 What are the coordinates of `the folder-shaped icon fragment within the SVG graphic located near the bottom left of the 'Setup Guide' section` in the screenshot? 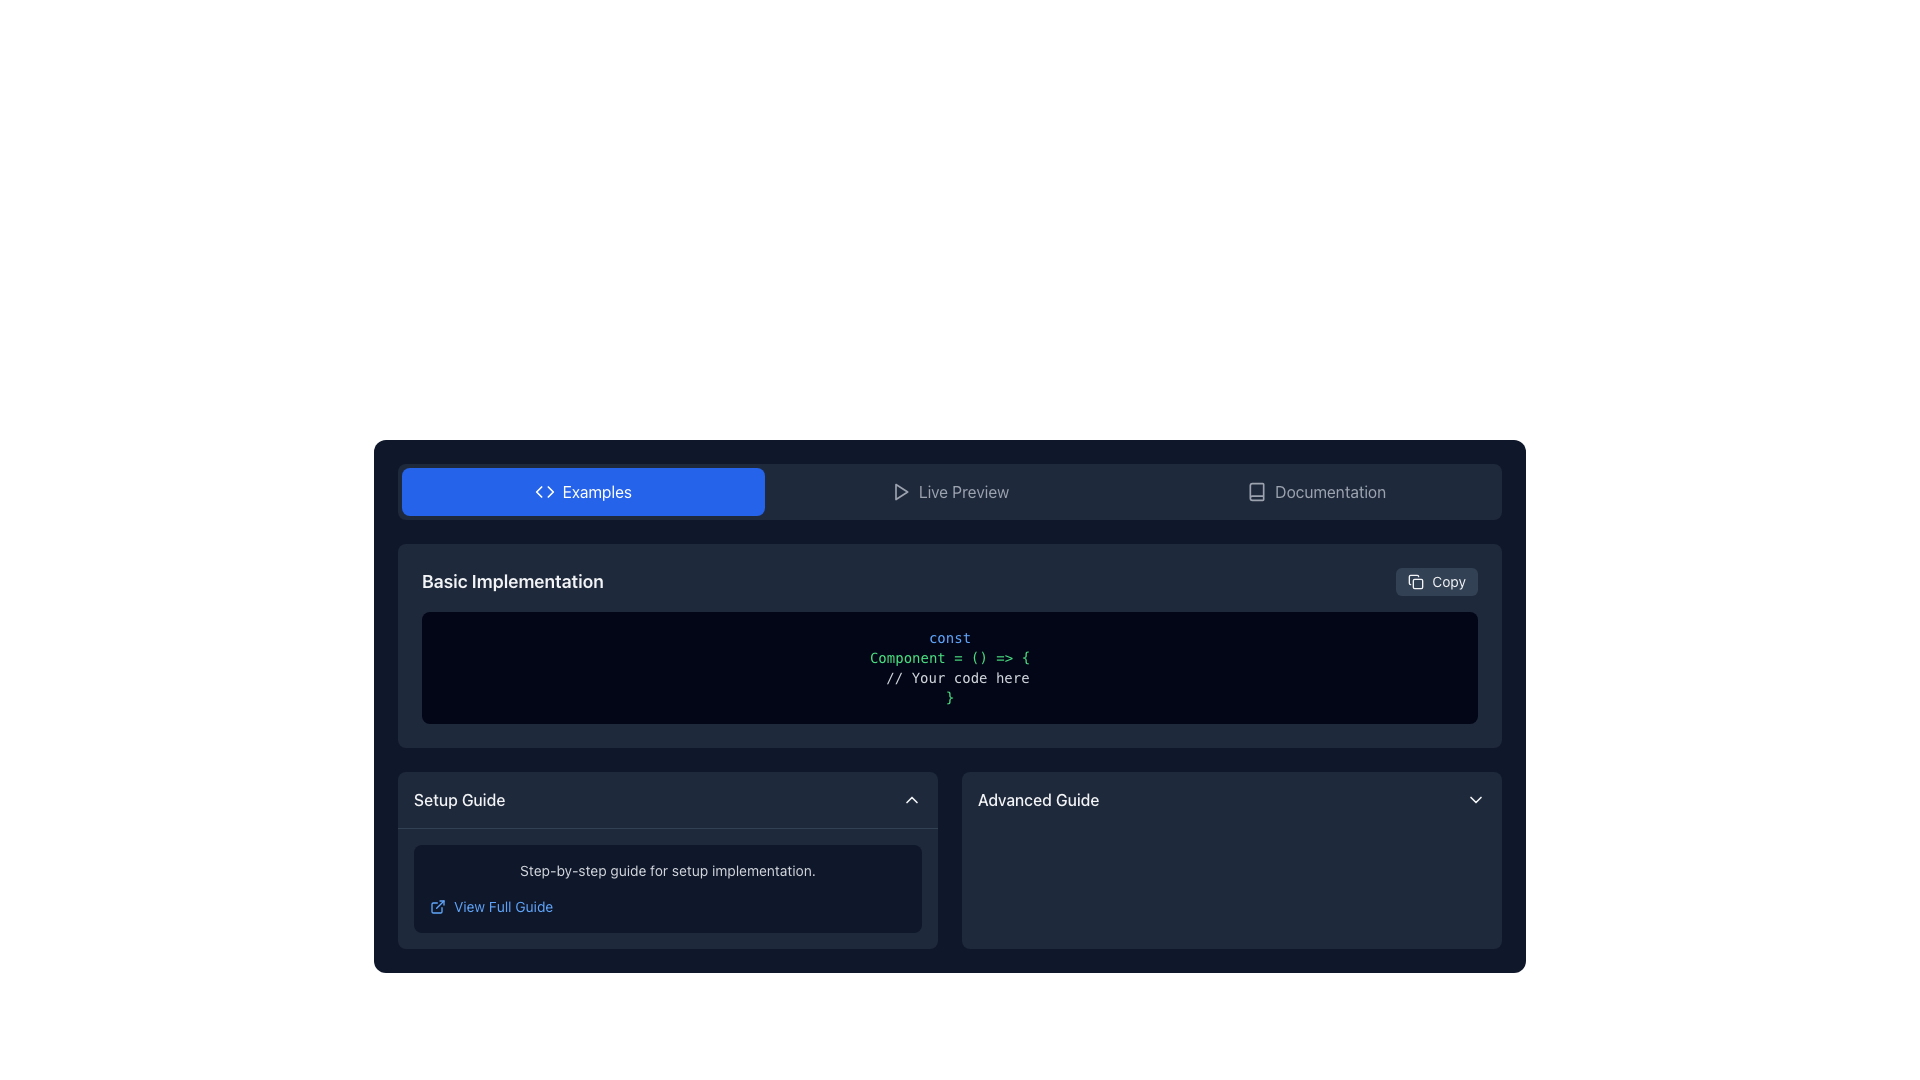 It's located at (435, 907).